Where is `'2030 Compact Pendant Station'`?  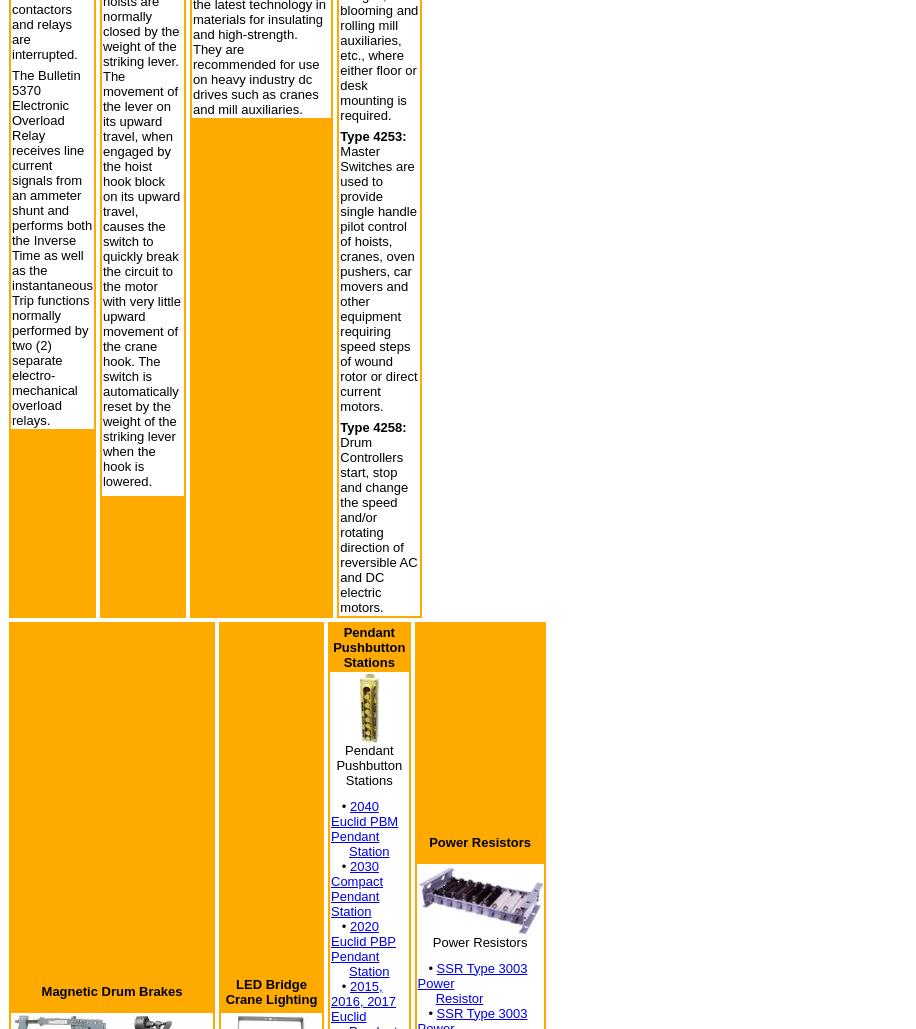
'2030 Compact Pendant Station' is located at coordinates (356, 888).